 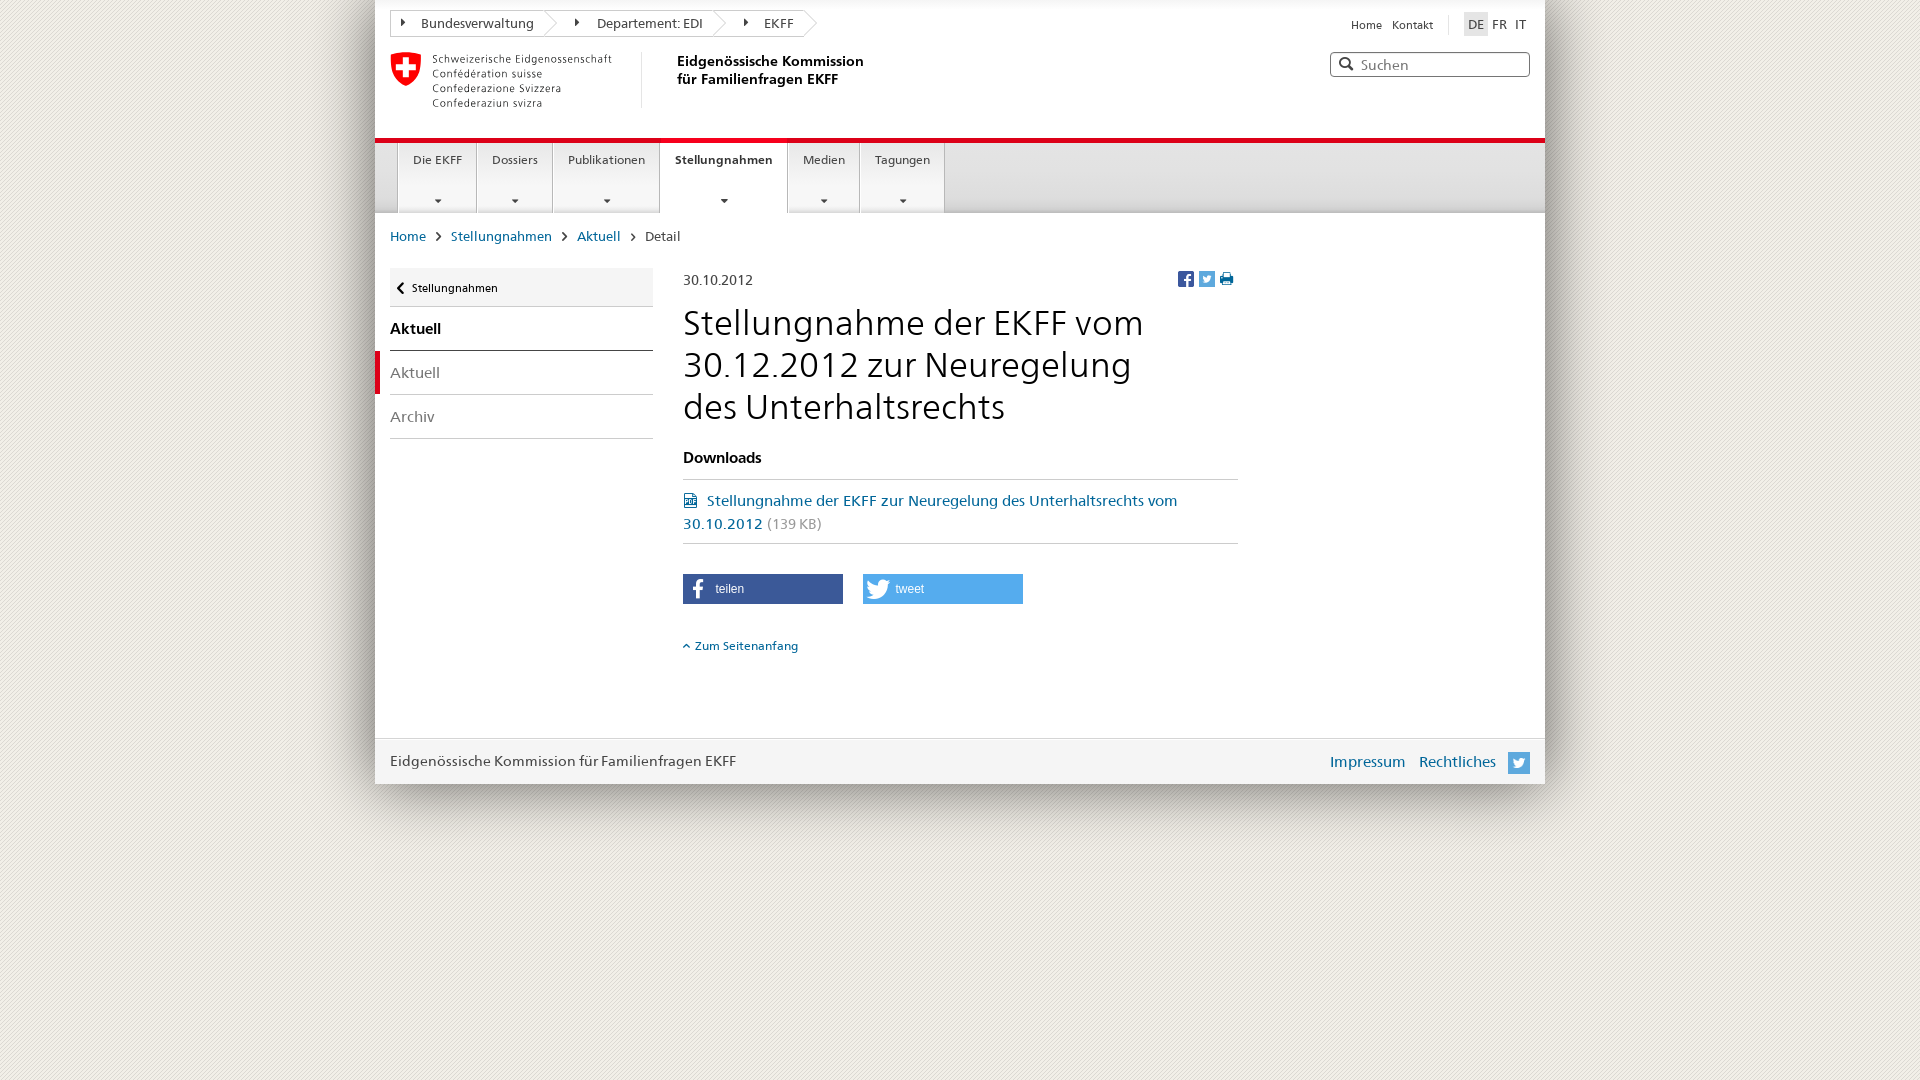 What do you see at coordinates (598, 234) in the screenshot?
I see `'Aktuell'` at bounding box center [598, 234].